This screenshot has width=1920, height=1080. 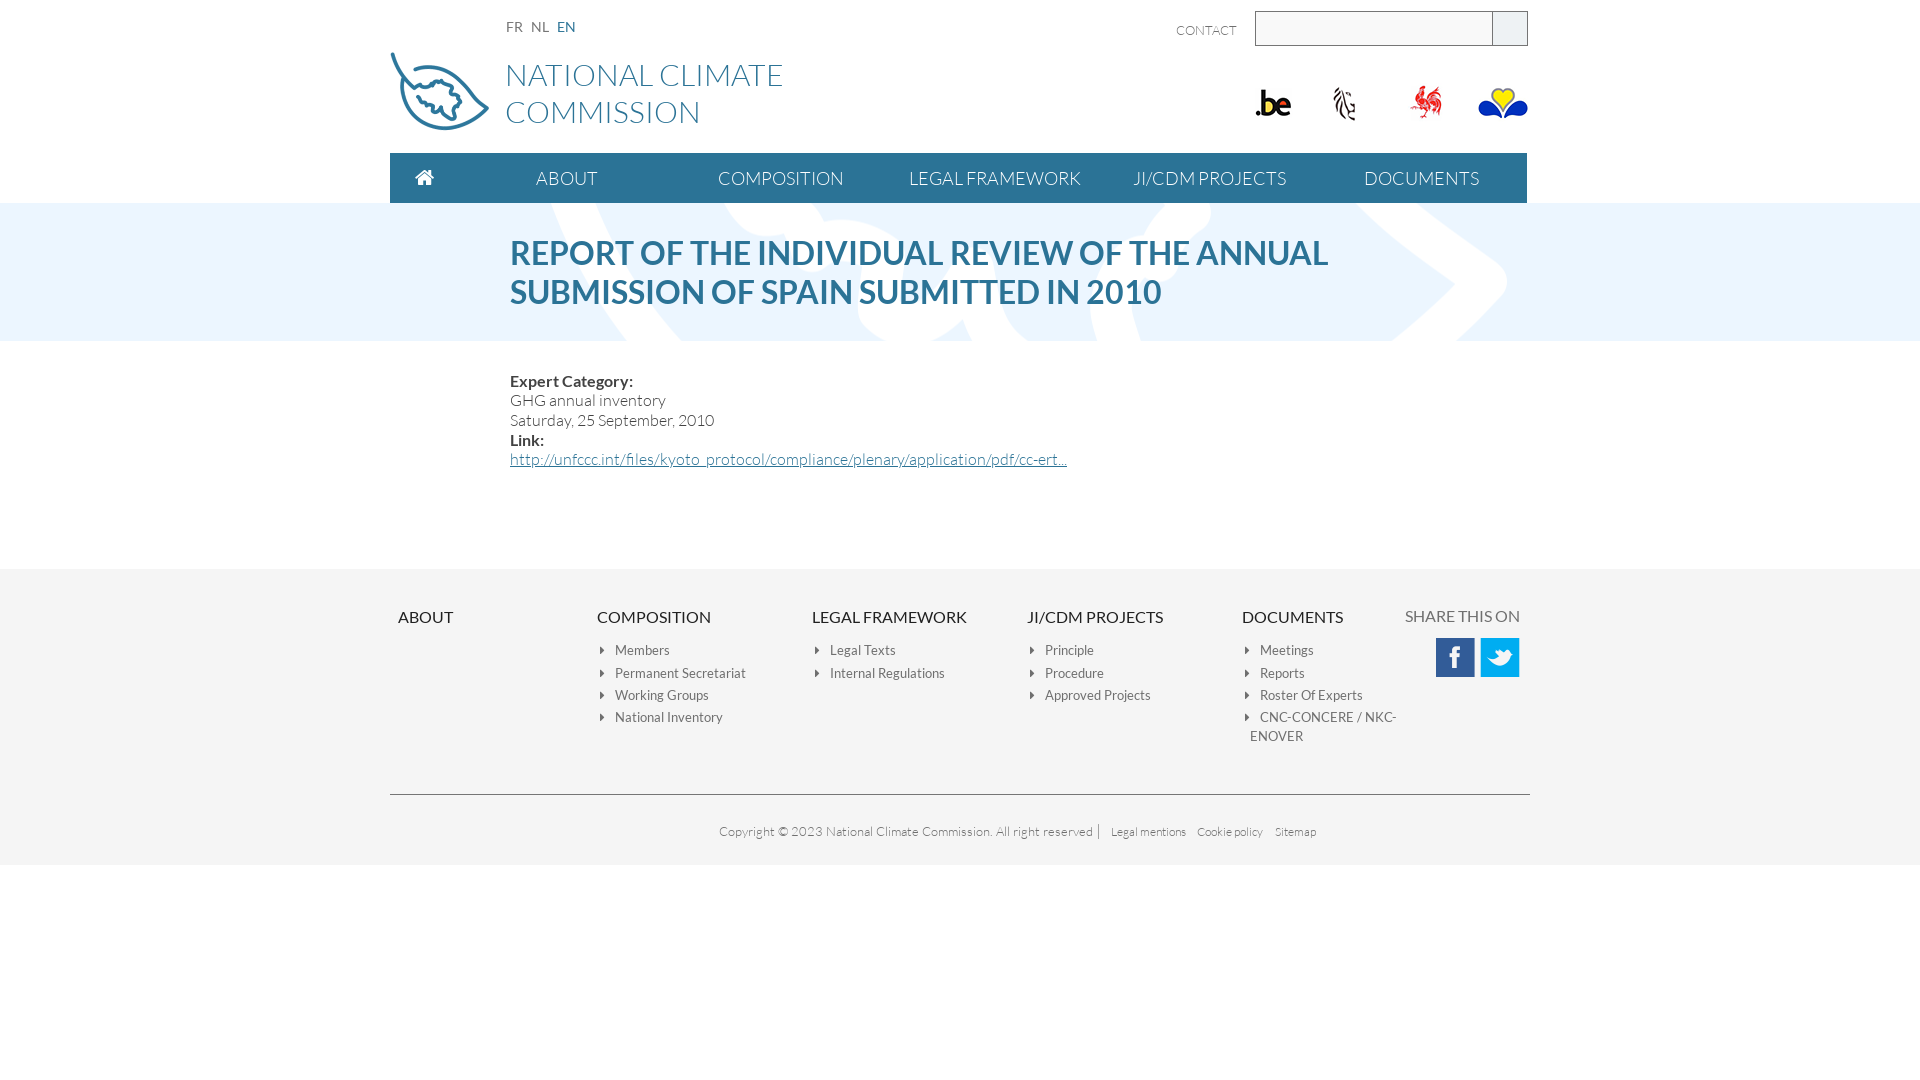 What do you see at coordinates (960, 96) in the screenshot?
I see `'NATIONAL CLIMATE COMMISSION'` at bounding box center [960, 96].